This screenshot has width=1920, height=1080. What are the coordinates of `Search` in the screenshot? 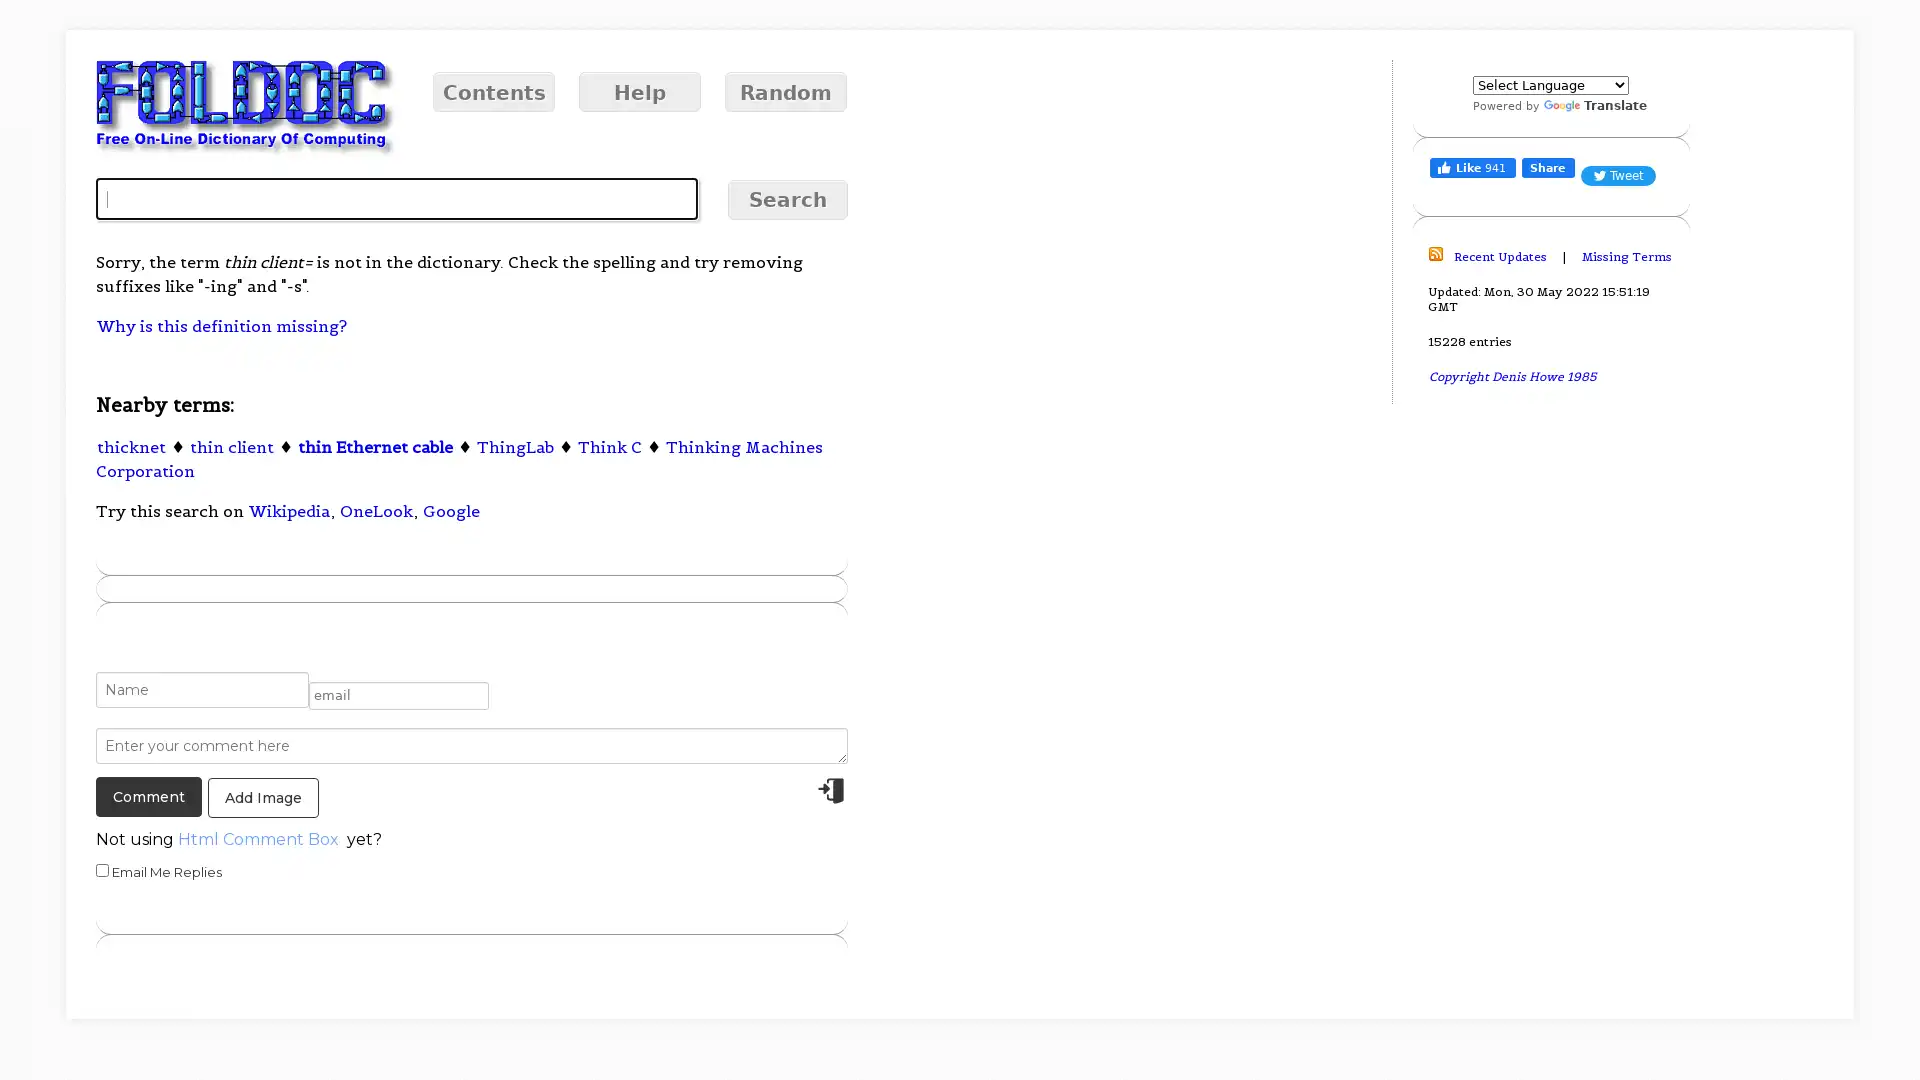 It's located at (786, 200).